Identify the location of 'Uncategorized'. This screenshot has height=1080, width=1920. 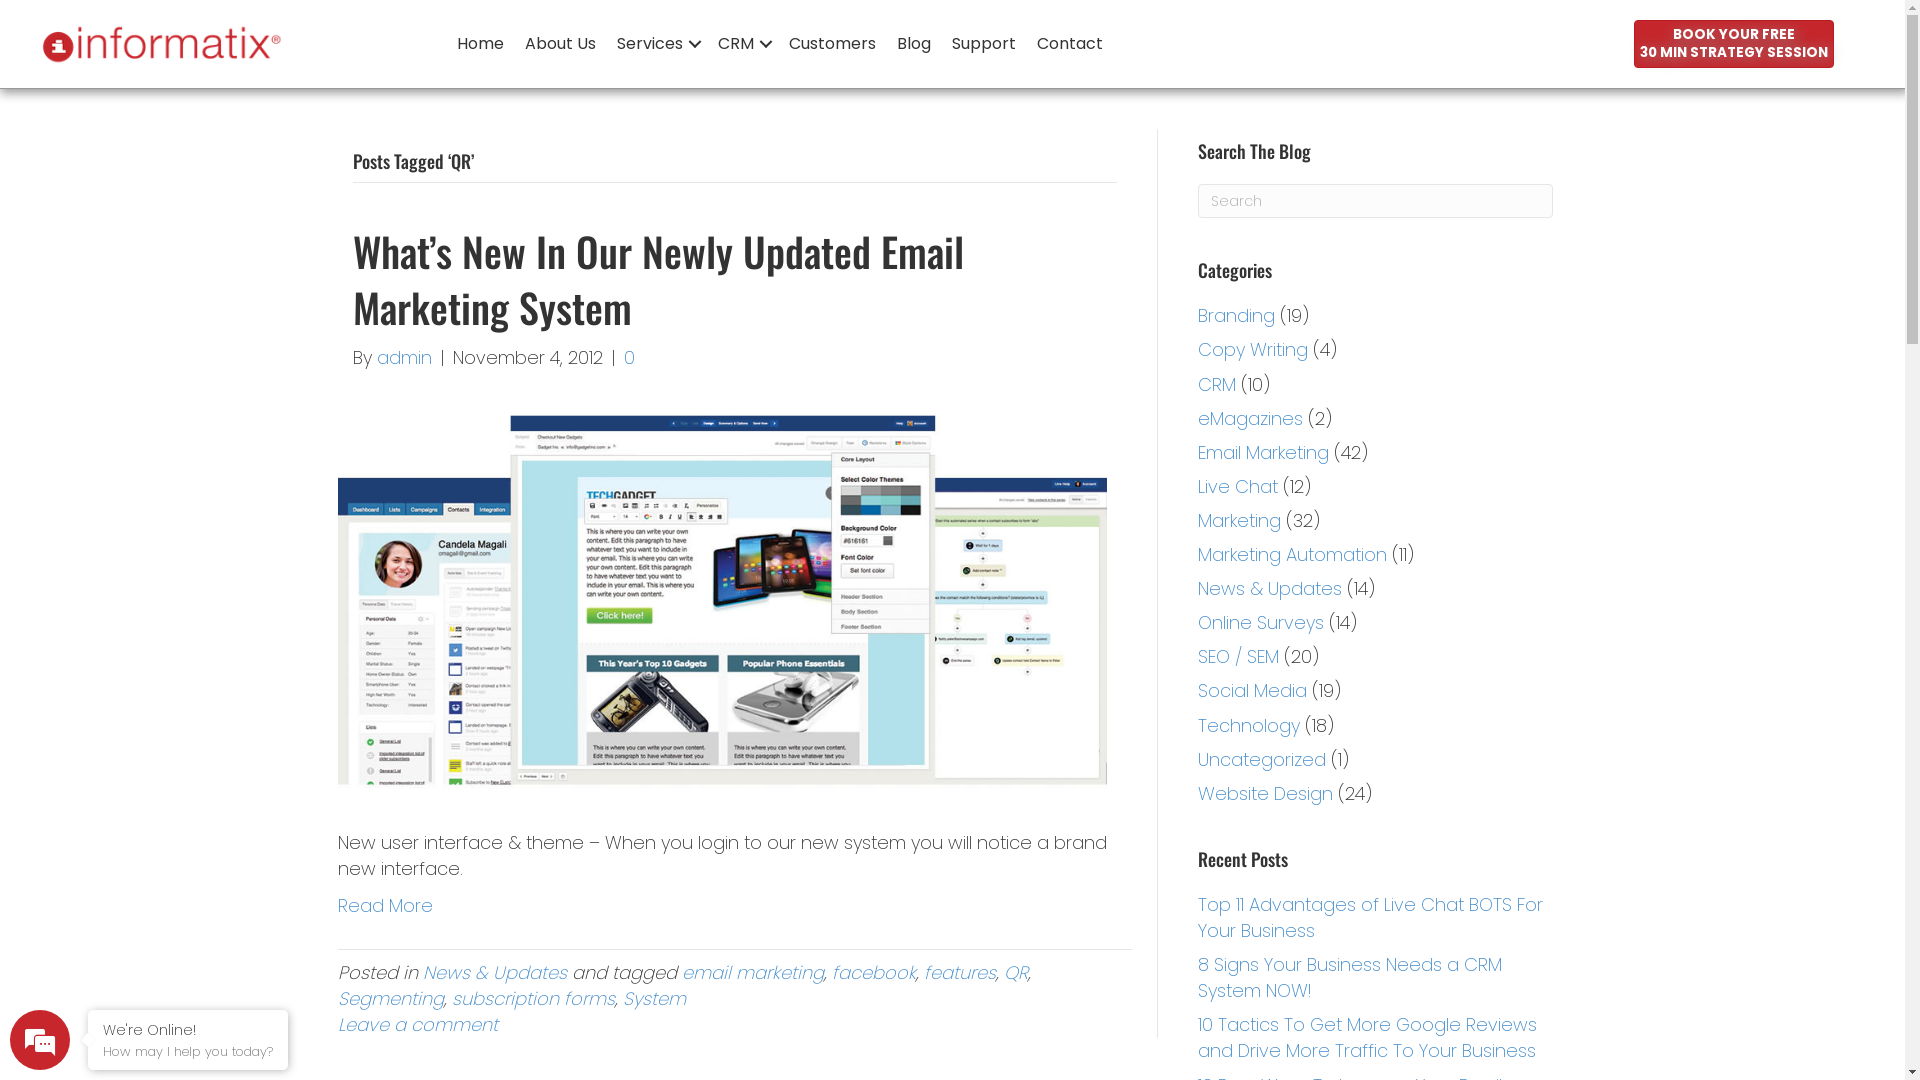
(1261, 759).